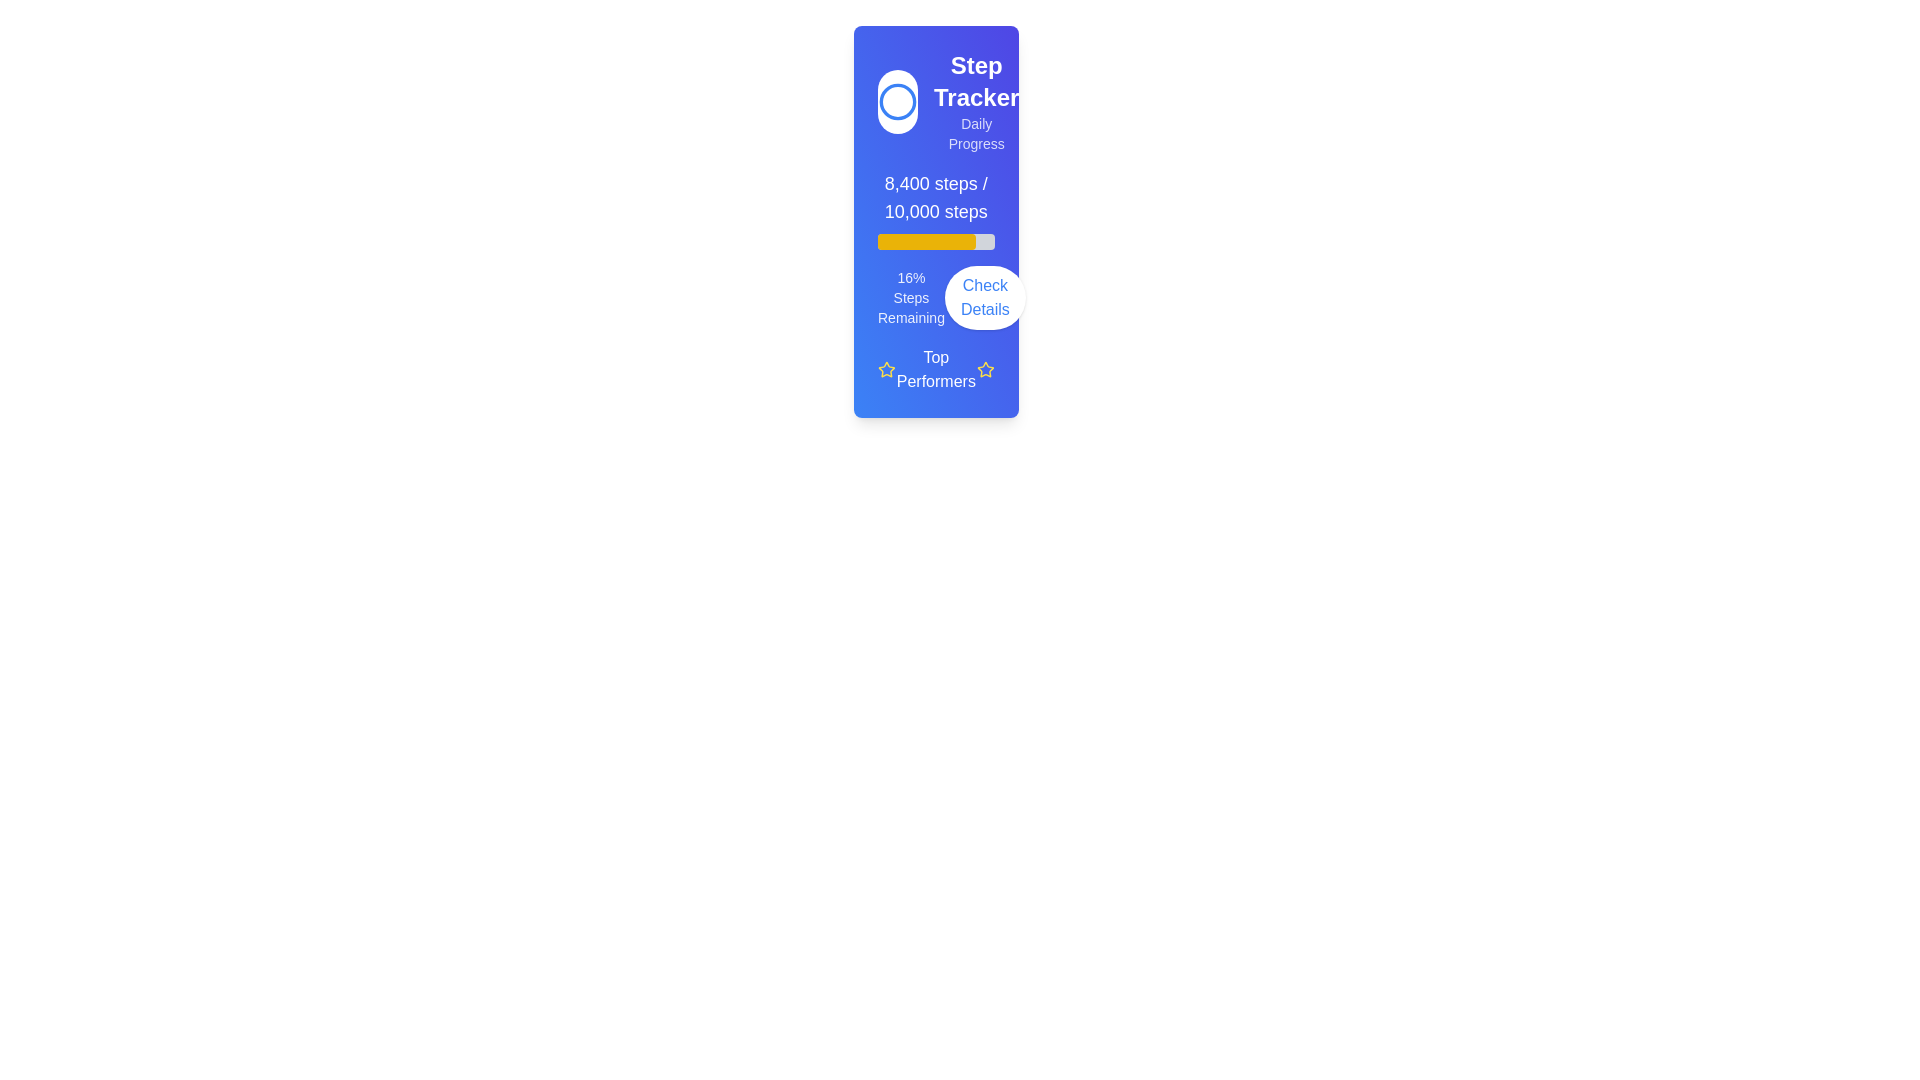 This screenshot has height=1080, width=1920. Describe the element at coordinates (910, 297) in the screenshot. I see `the progress indicator text label that conveys the percentage of steps remaining towards a goal` at that location.